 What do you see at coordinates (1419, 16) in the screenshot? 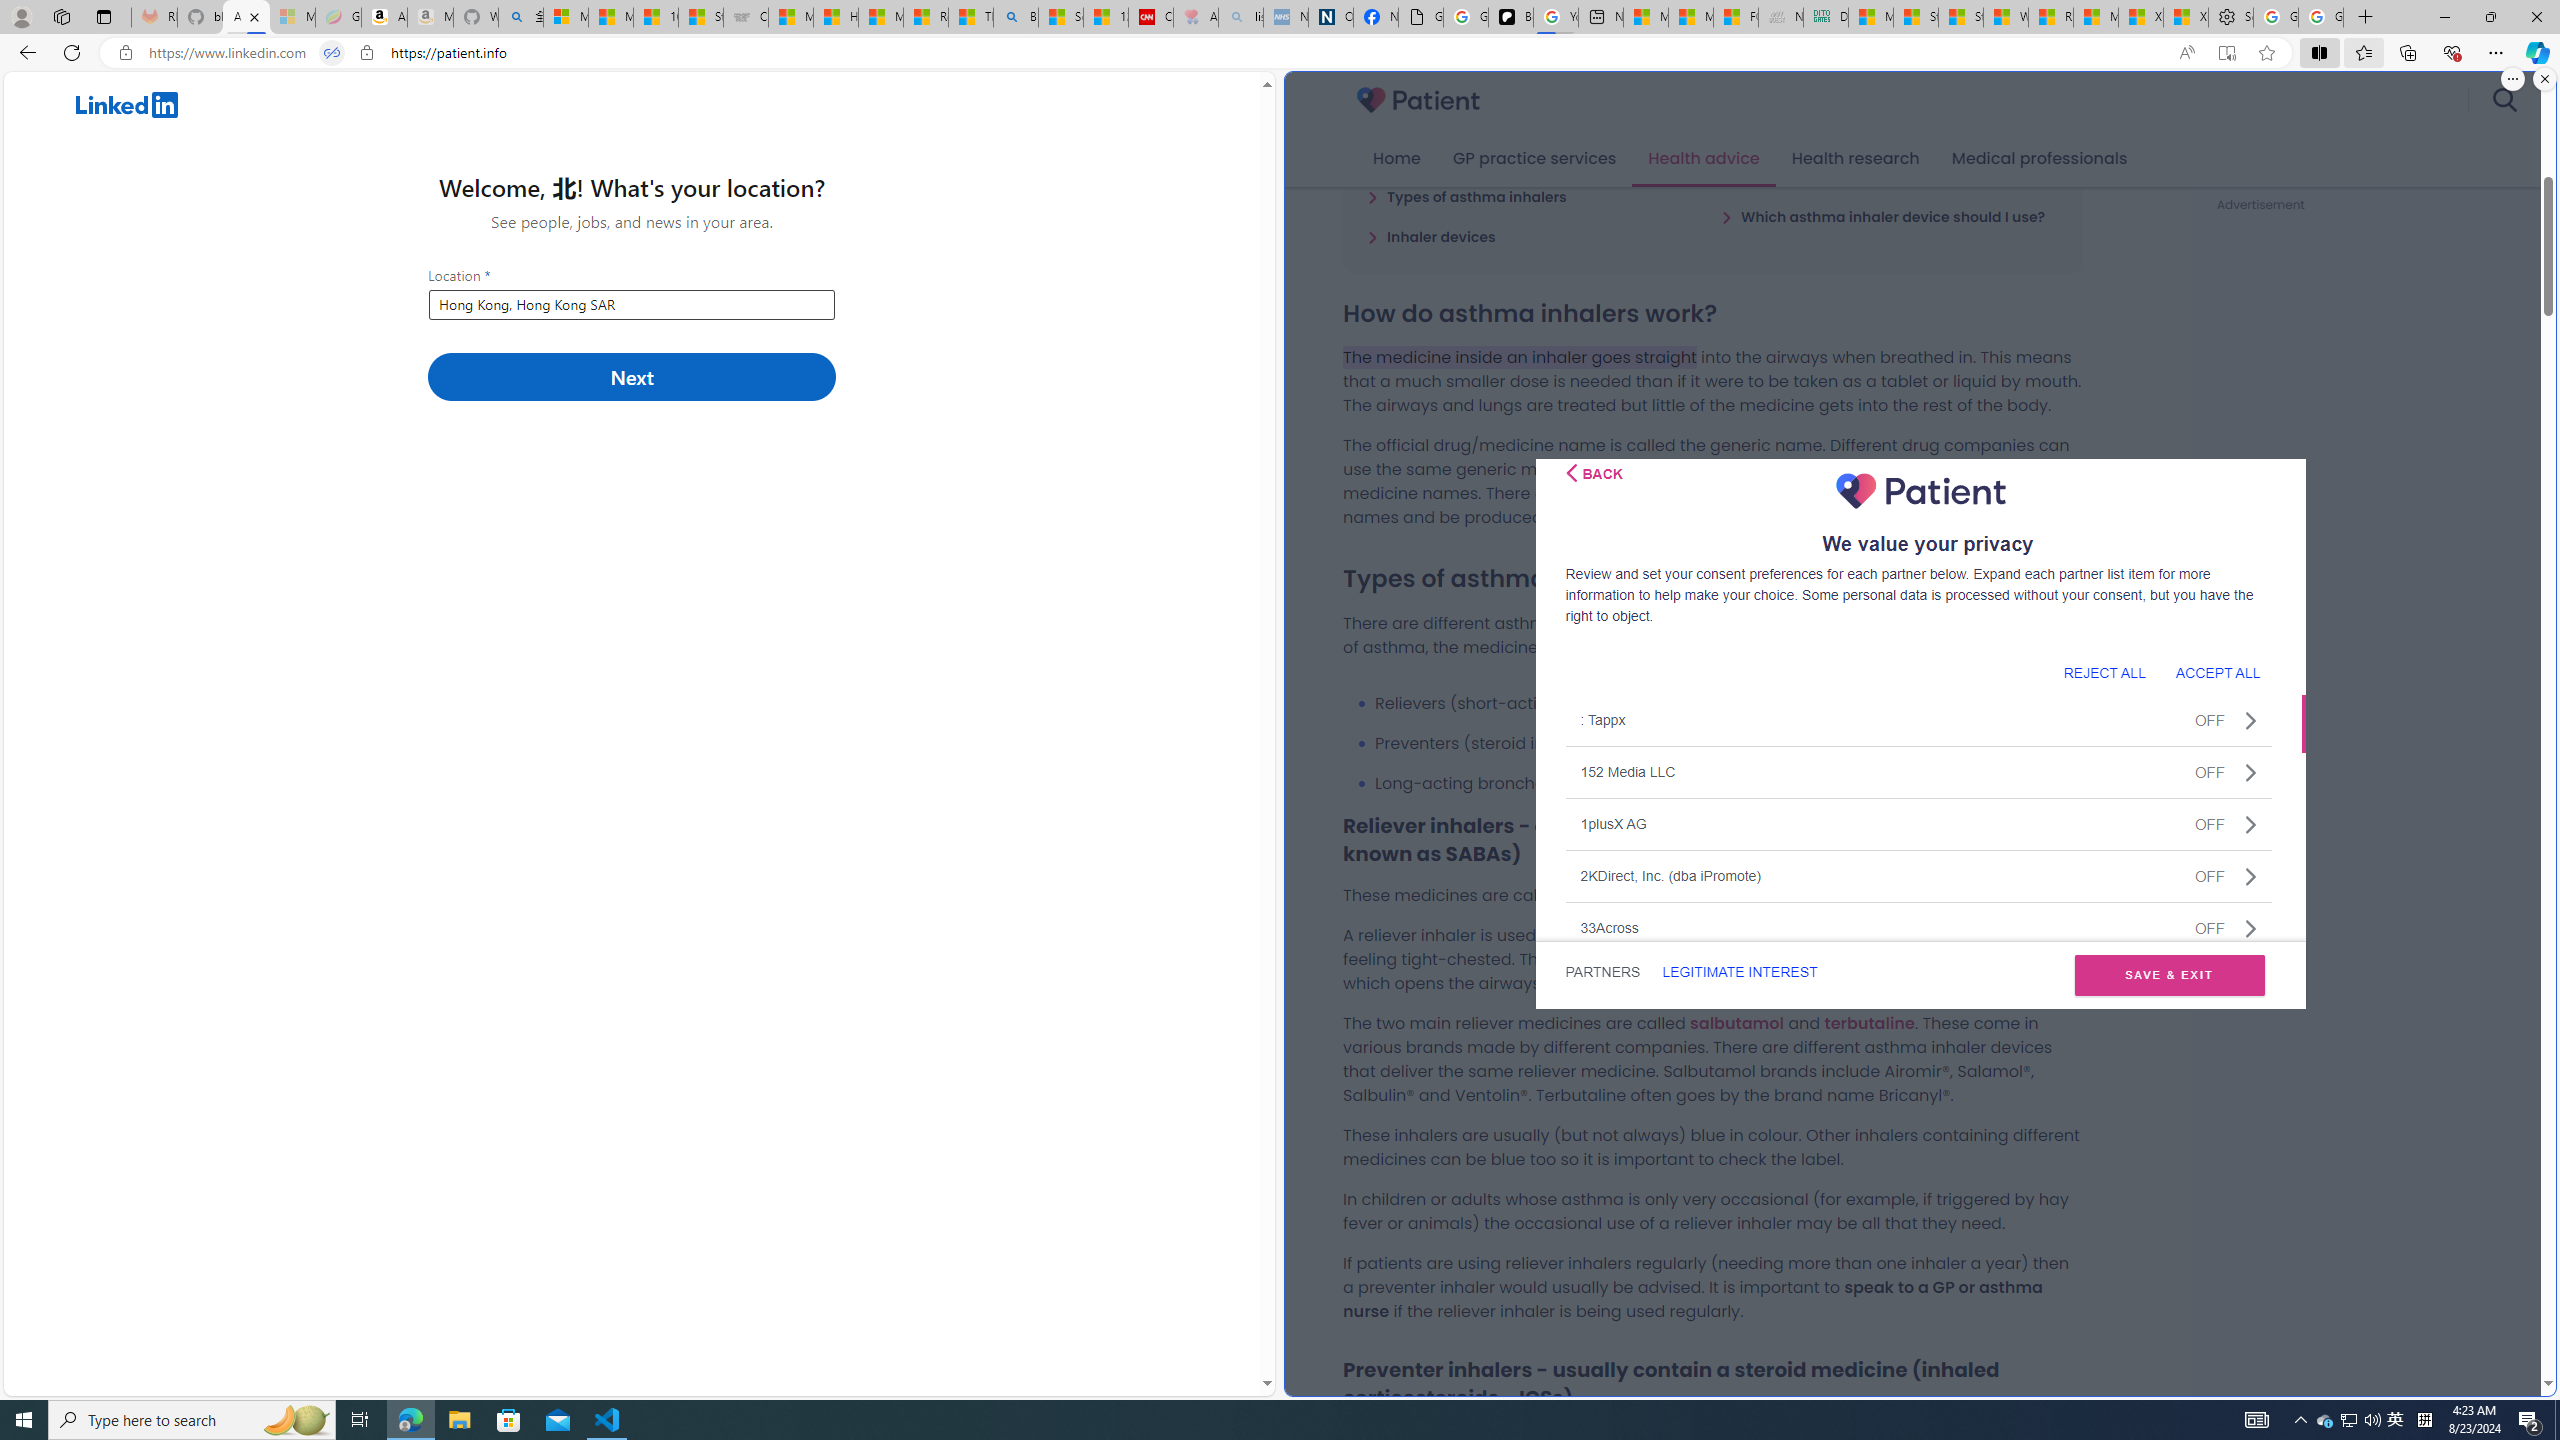
I see `'Google Analytics Opt-out Browser Add-on Download Page'` at bounding box center [1419, 16].